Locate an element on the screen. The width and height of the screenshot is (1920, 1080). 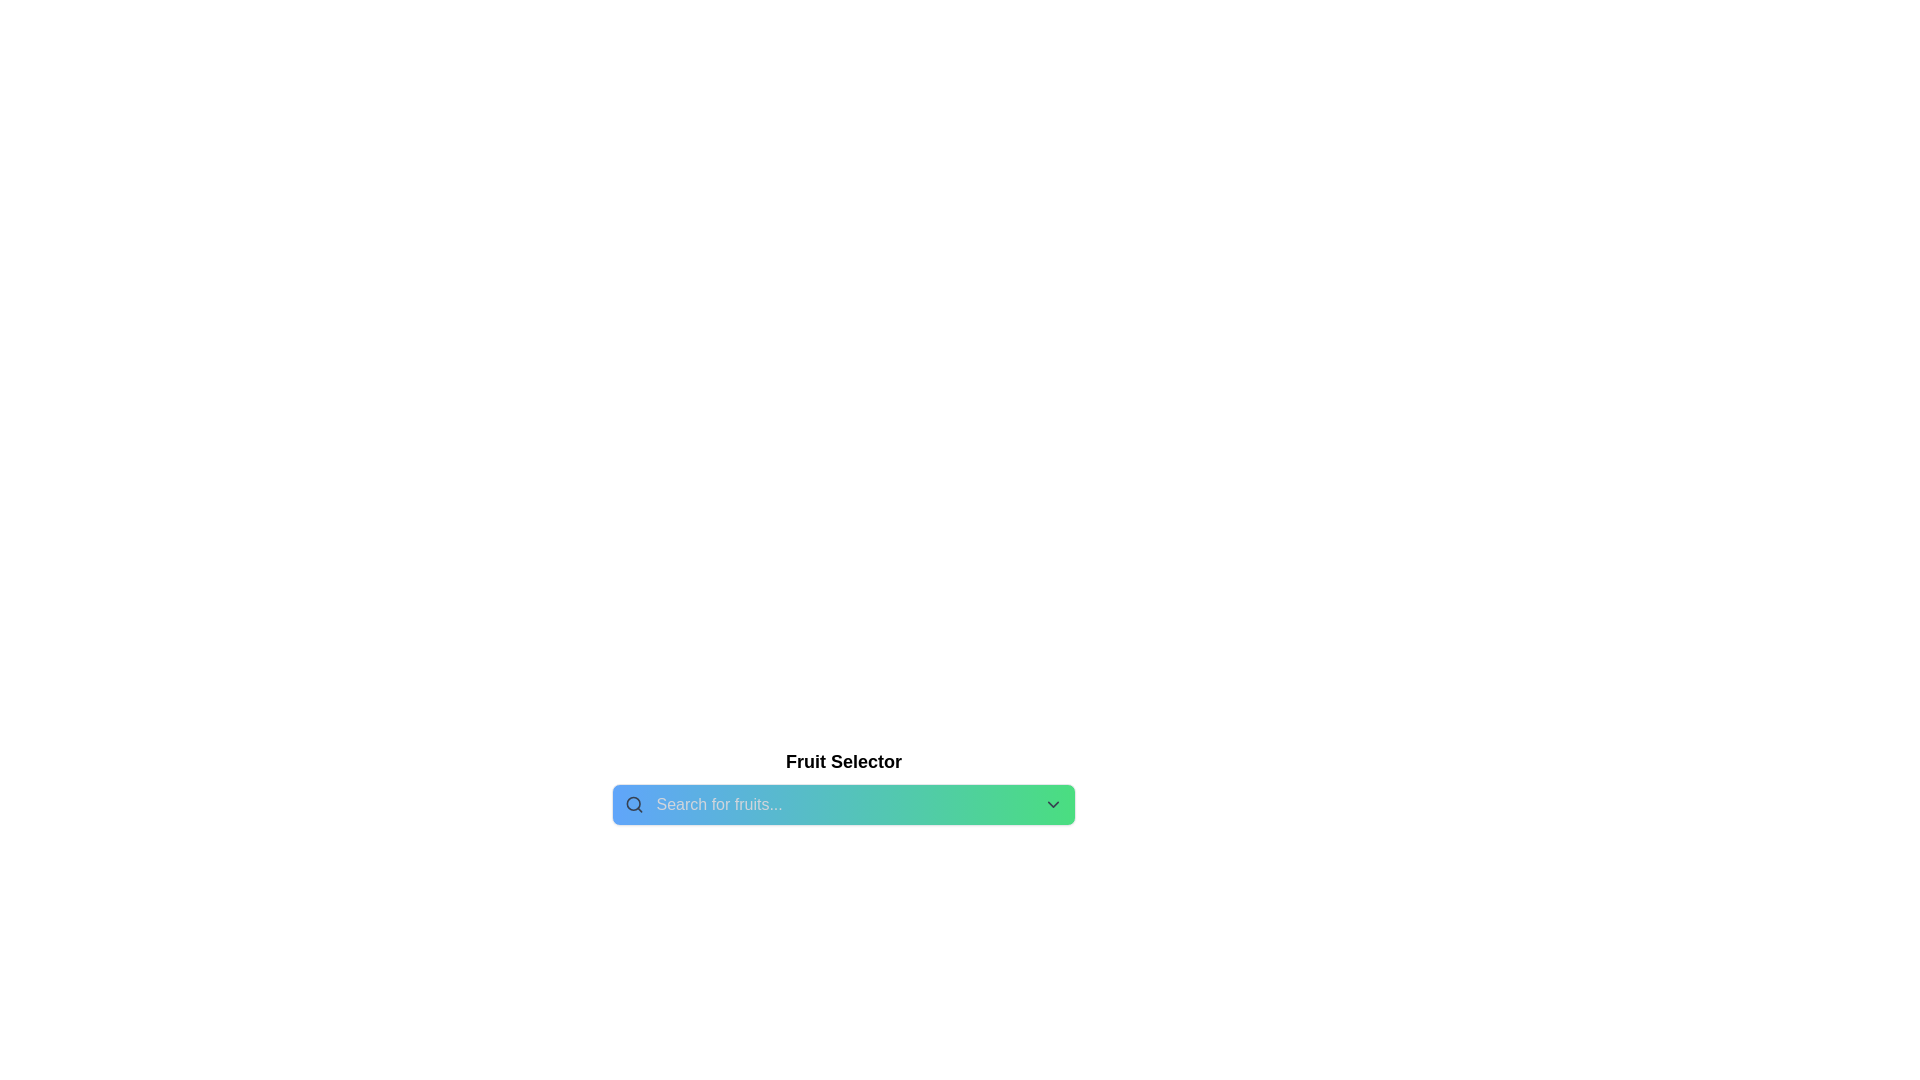
the search icon located at the leftmost position of the search bar, which serves as a visual indicator for search functionality is located at coordinates (633, 804).